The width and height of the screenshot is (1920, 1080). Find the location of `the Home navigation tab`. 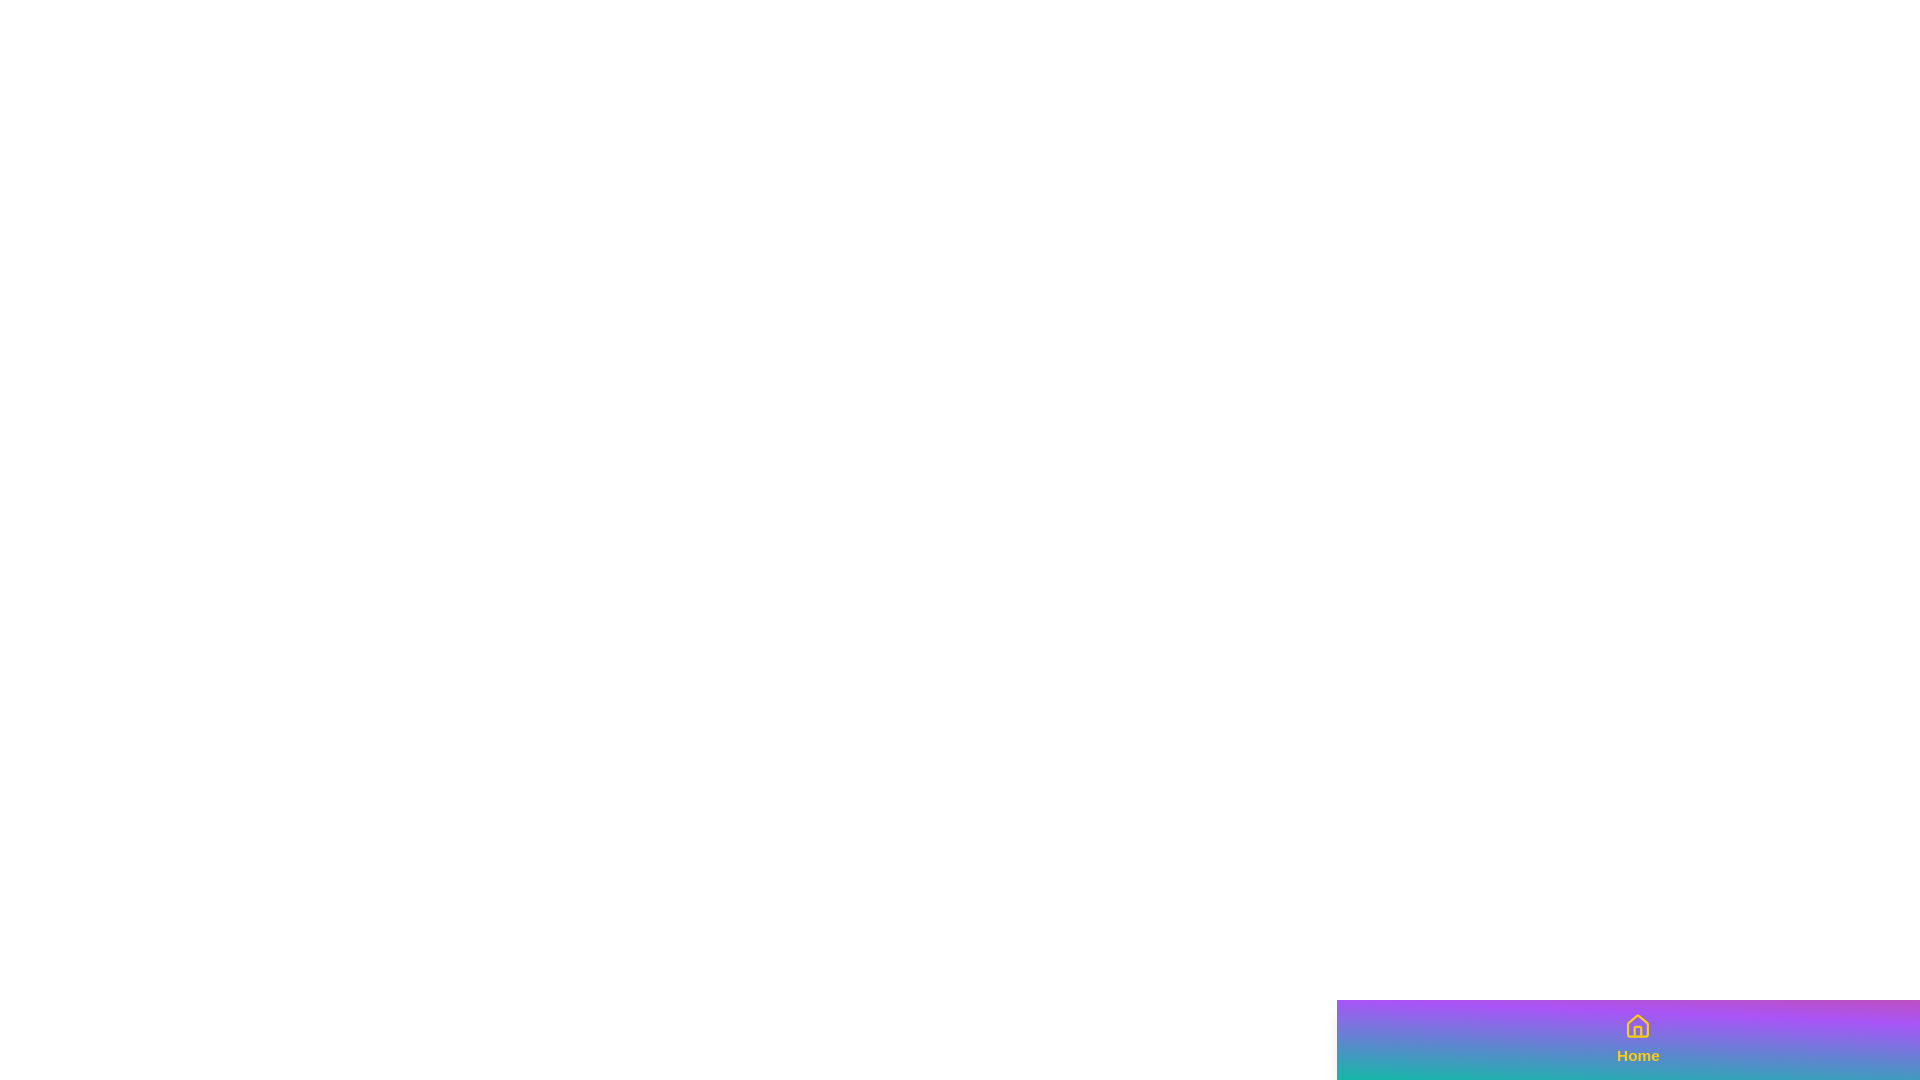

the Home navigation tab is located at coordinates (1637, 1039).